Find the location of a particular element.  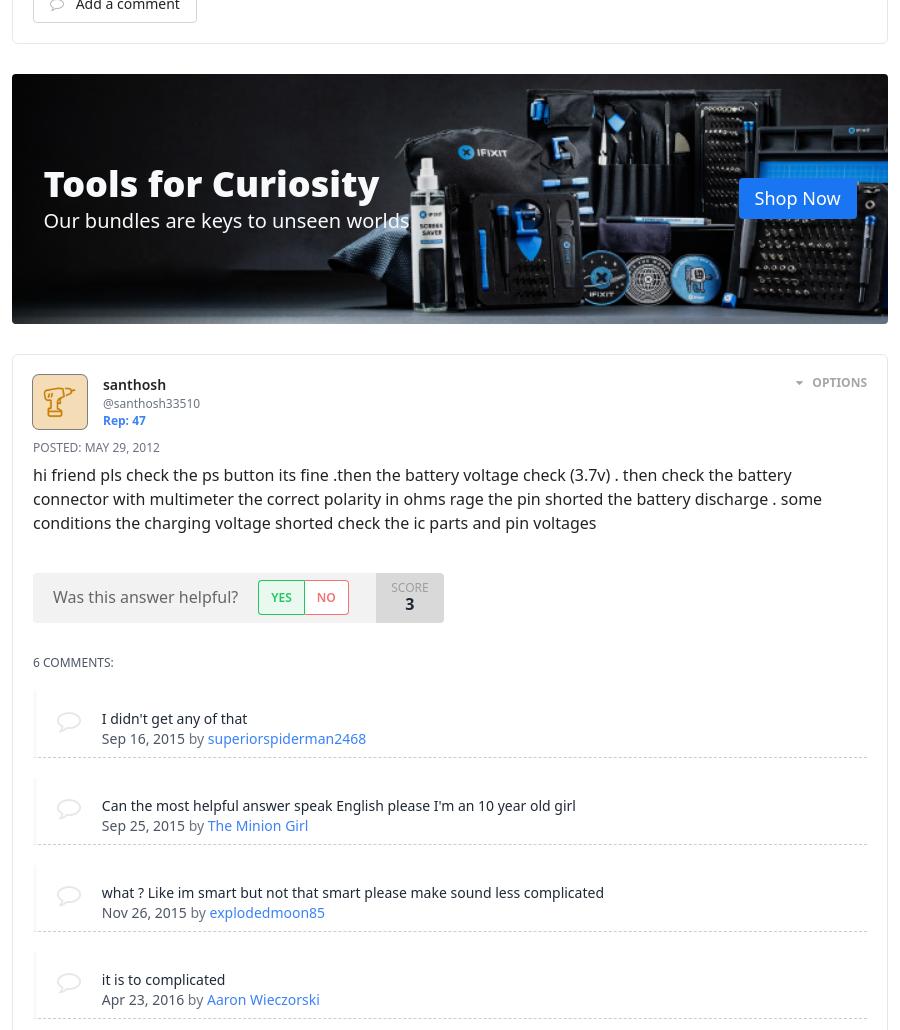

'hi friend pls check the ps button its fine  .then the battery voltage check  (3.7v) . then check the battery connector with multimeter the correct polarity in ohms rage the pin shorted the battery  discharge   . some conditions the charging  voltage shorted   check the ic parts and pin voltages' is located at coordinates (427, 498).